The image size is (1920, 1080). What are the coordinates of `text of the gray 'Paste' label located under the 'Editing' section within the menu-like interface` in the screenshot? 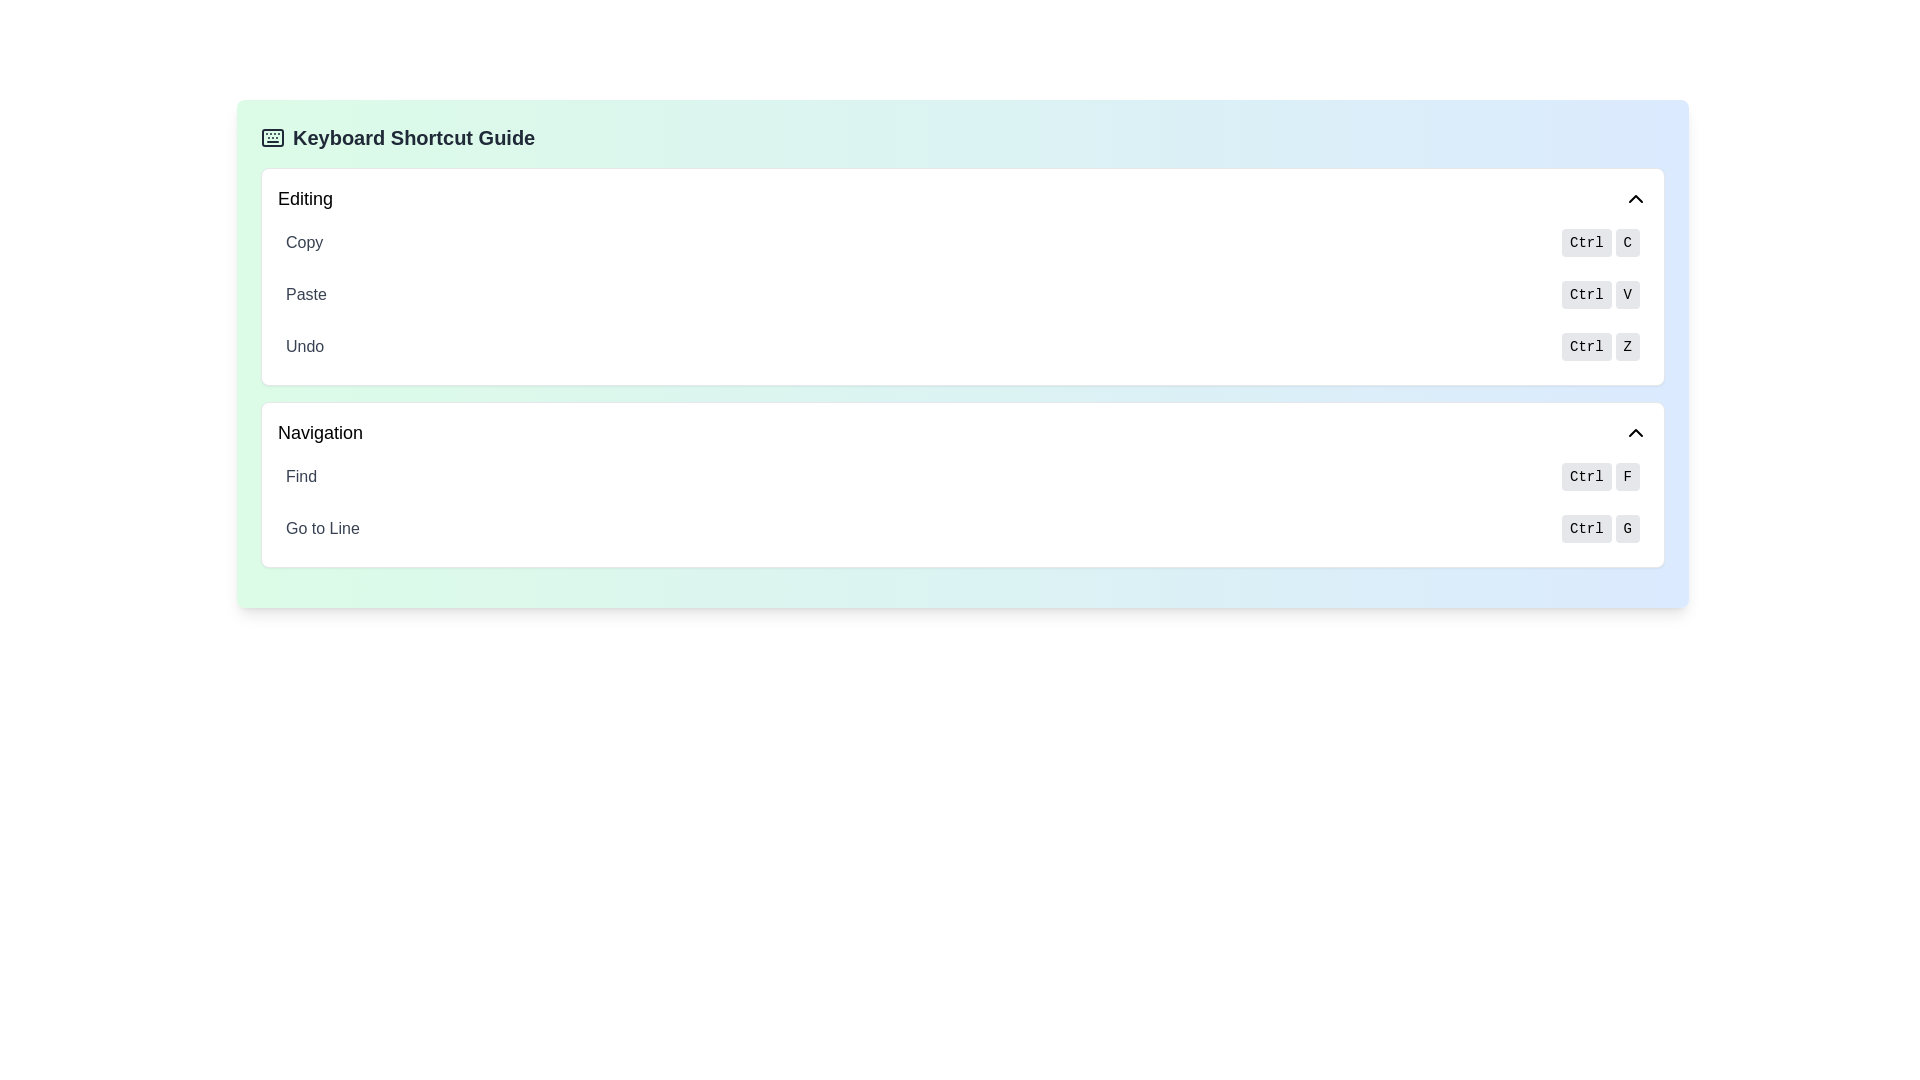 It's located at (305, 294).